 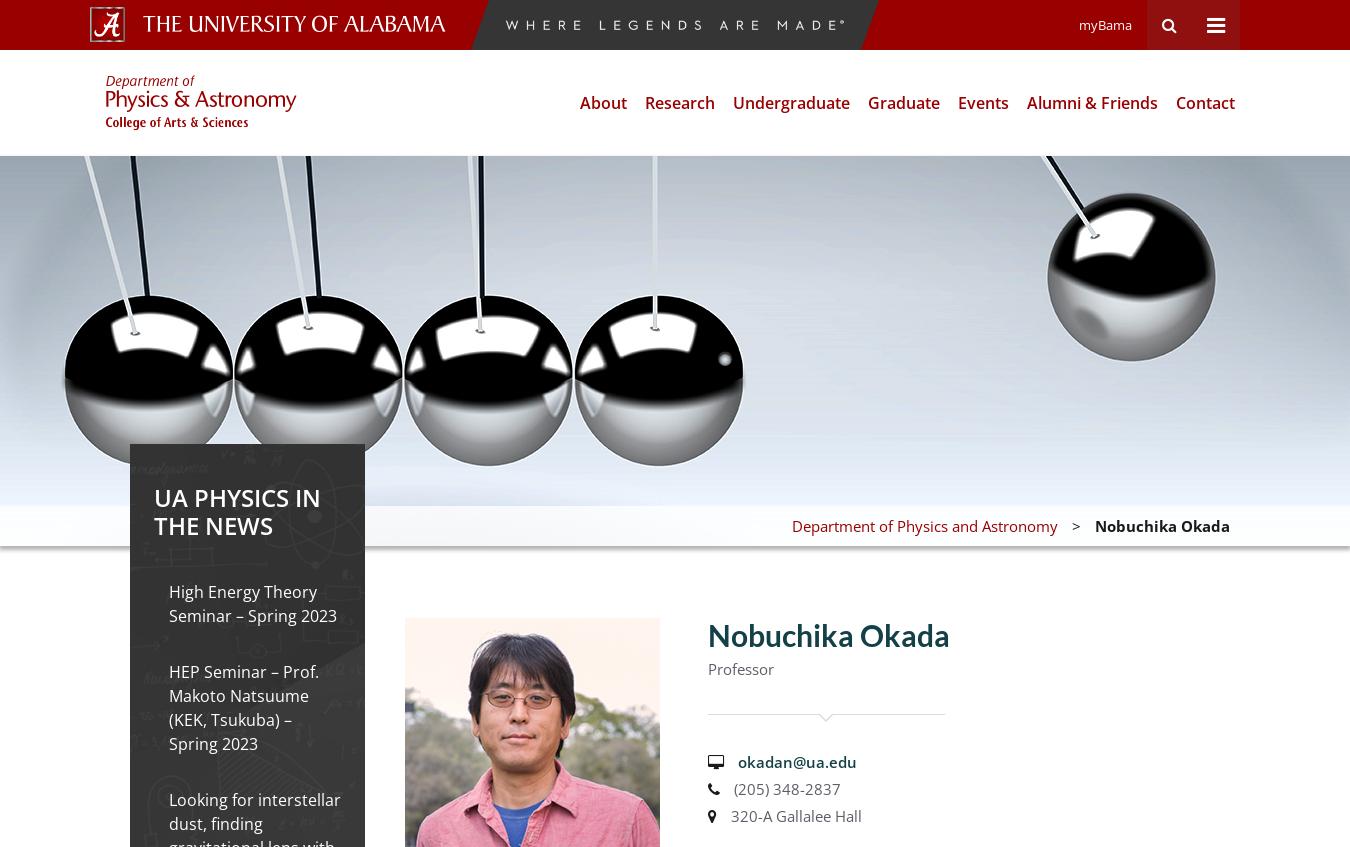 What do you see at coordinates (1092, 102) in the screenshot?
I see `'Alumni & Friends'` at bounding box center [1092, 102].